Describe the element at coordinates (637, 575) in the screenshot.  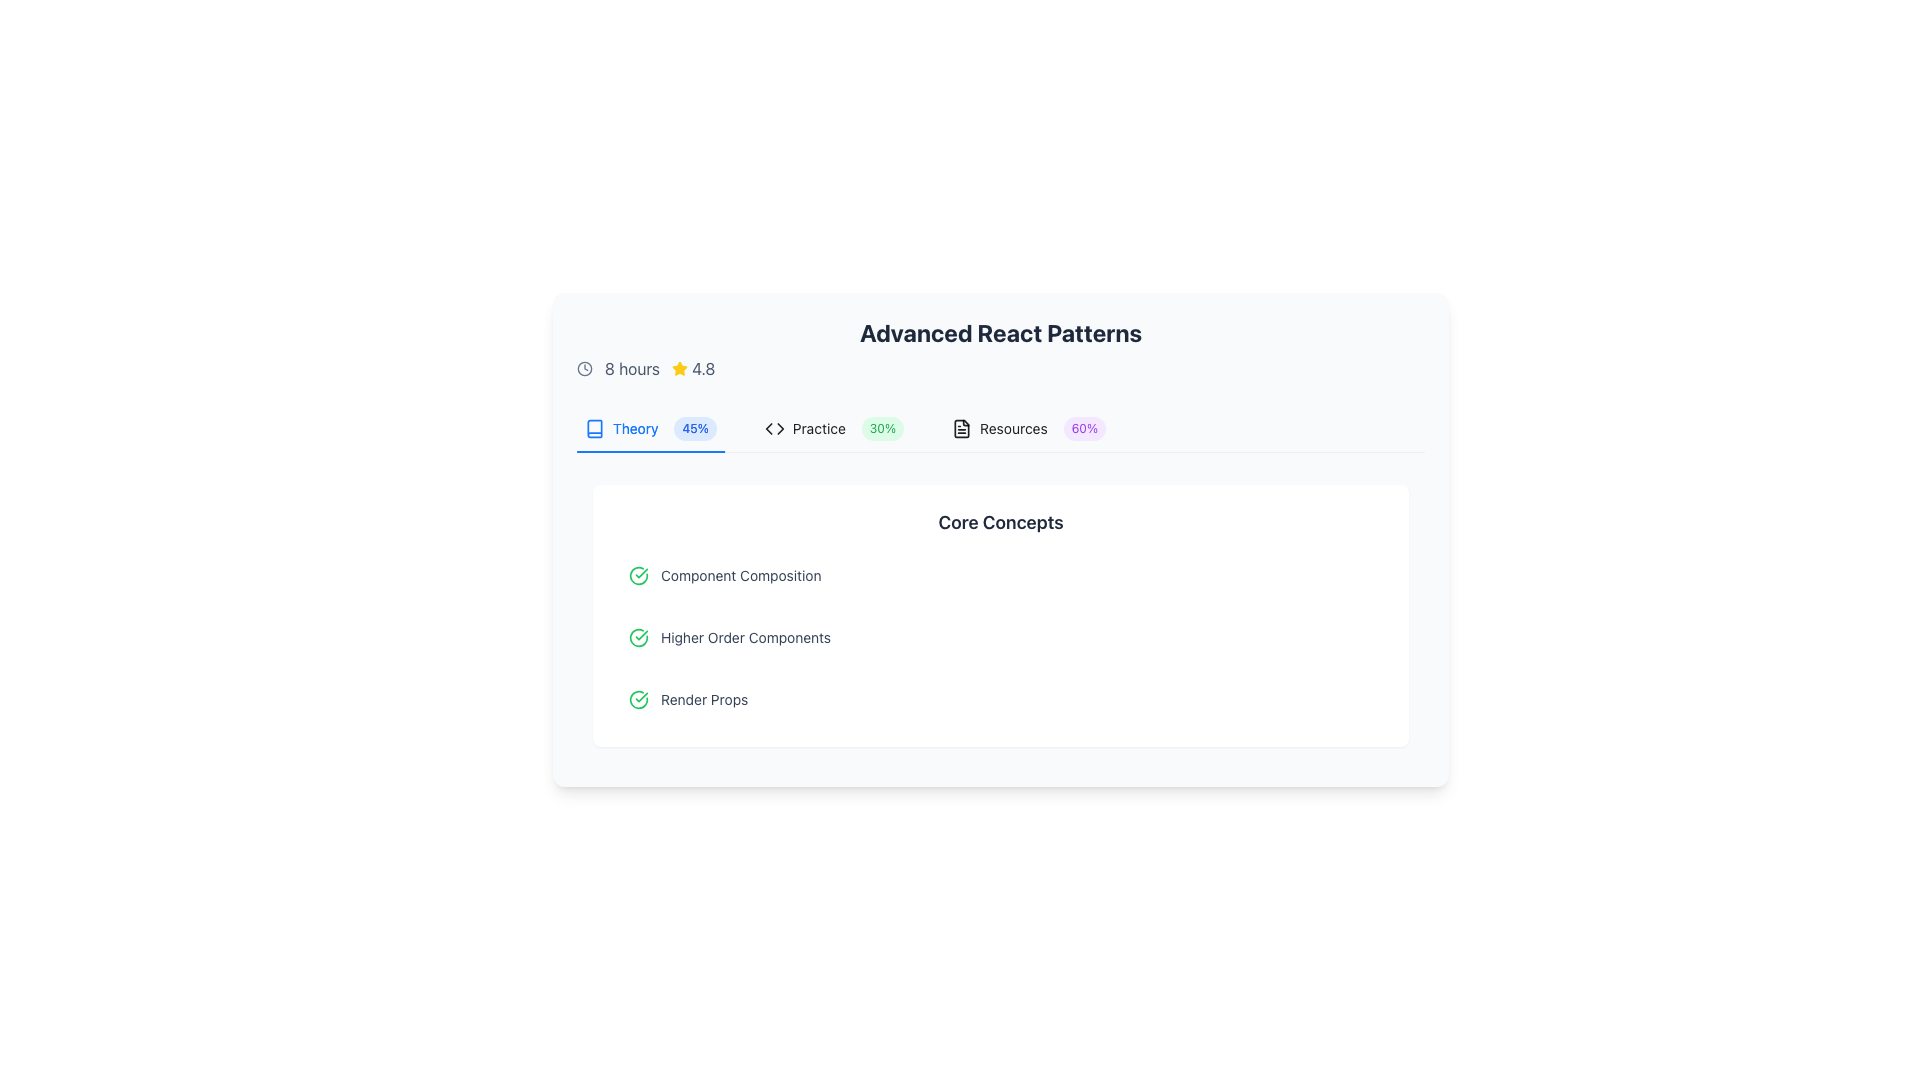
I see `the first icon in the vertical list under the 'Core Concepts' section, which indicates a completed status for 'Component Composition'` at that location.